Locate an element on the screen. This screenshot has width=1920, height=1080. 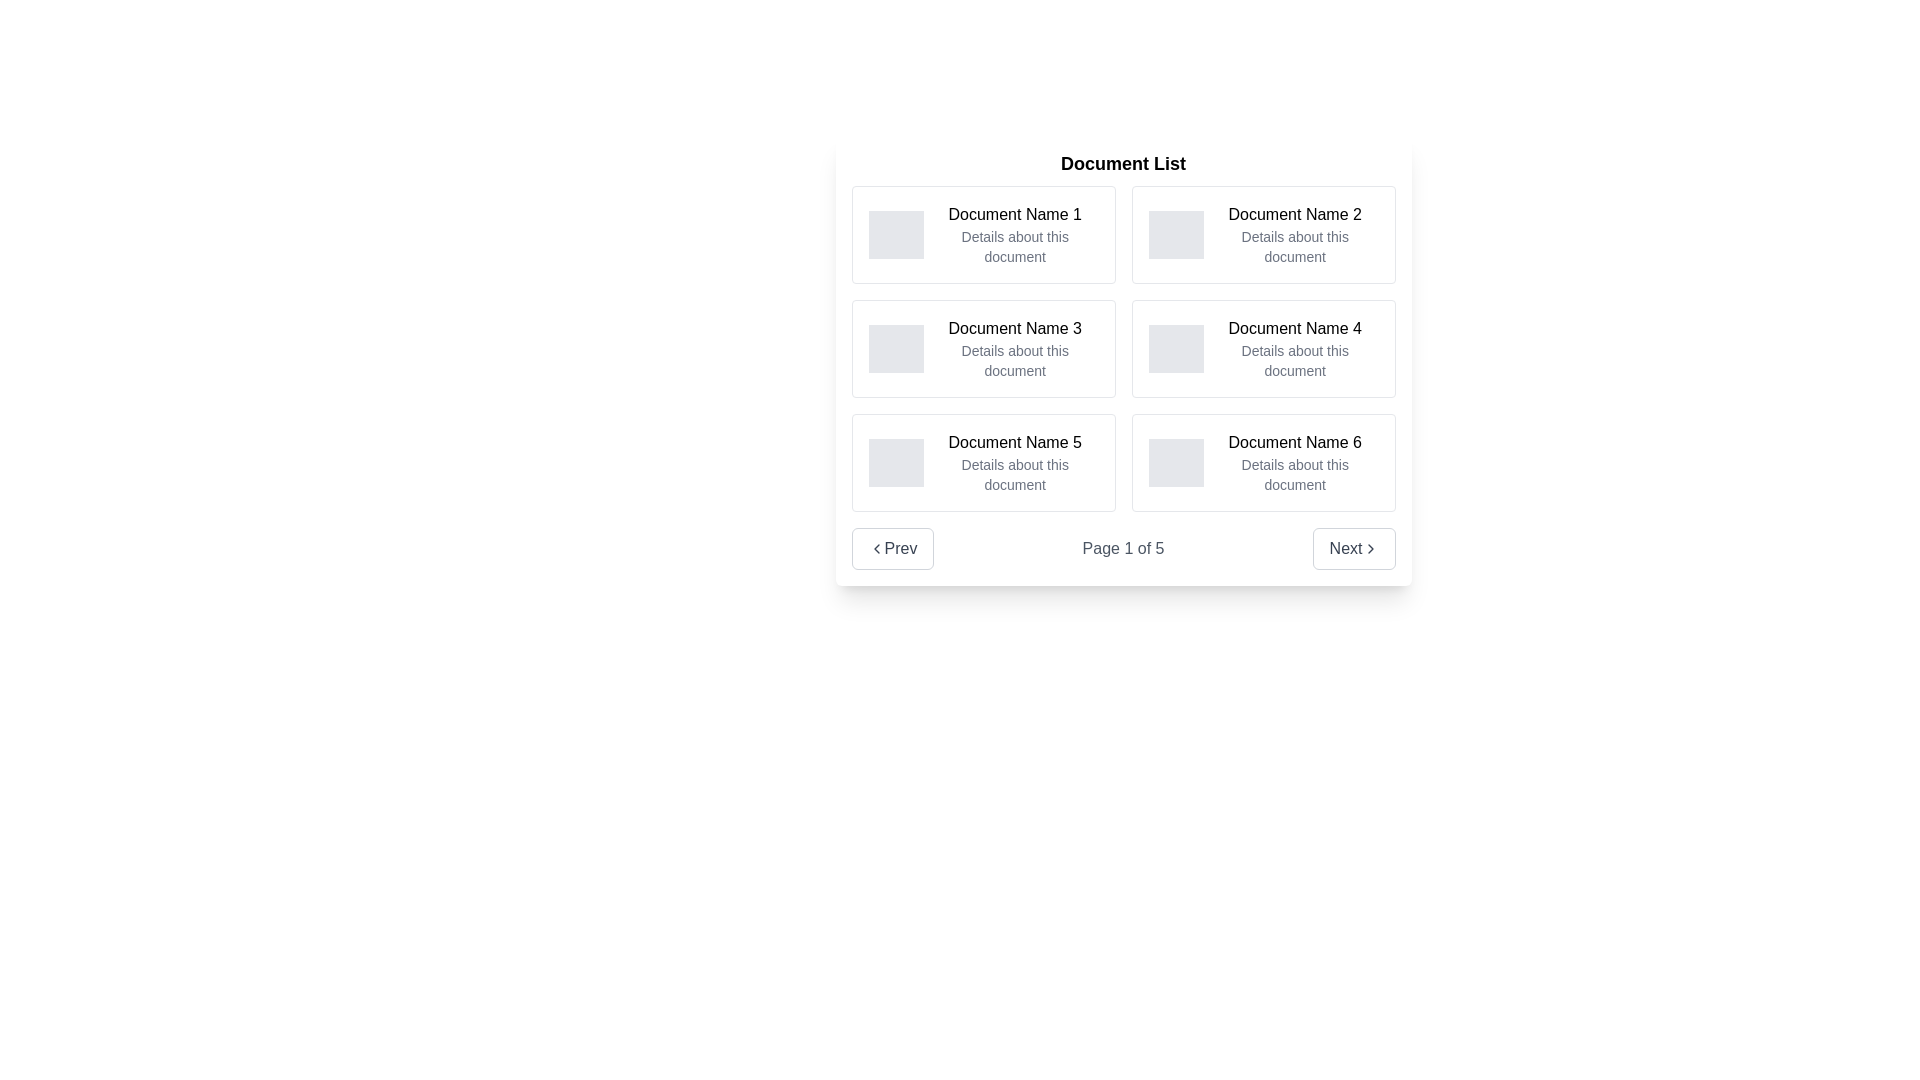
the text label displaying 'Document Name 1' located in the top-left of the grid under 'Document List', which is part of a card component is located at coordinates (1015, 215).